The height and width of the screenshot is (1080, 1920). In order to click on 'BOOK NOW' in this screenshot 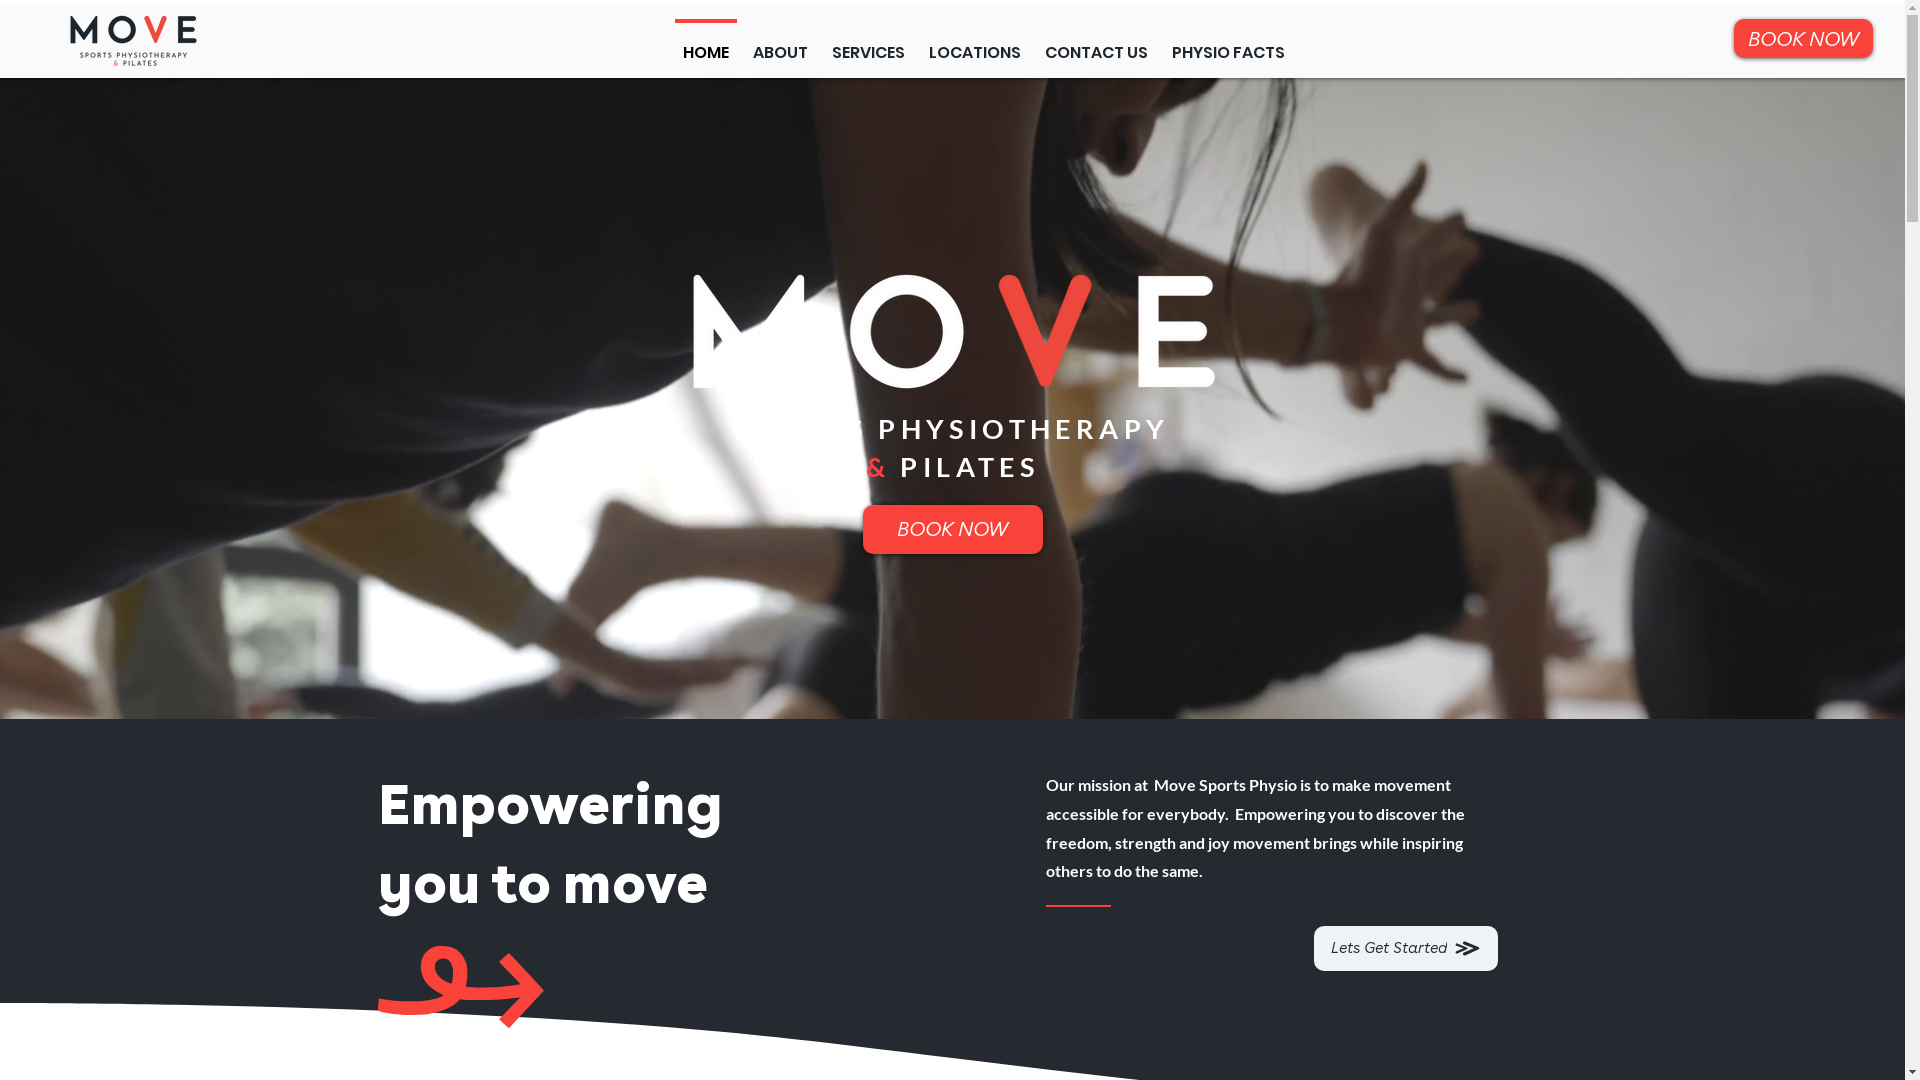, I will do `click(950, 528)`.